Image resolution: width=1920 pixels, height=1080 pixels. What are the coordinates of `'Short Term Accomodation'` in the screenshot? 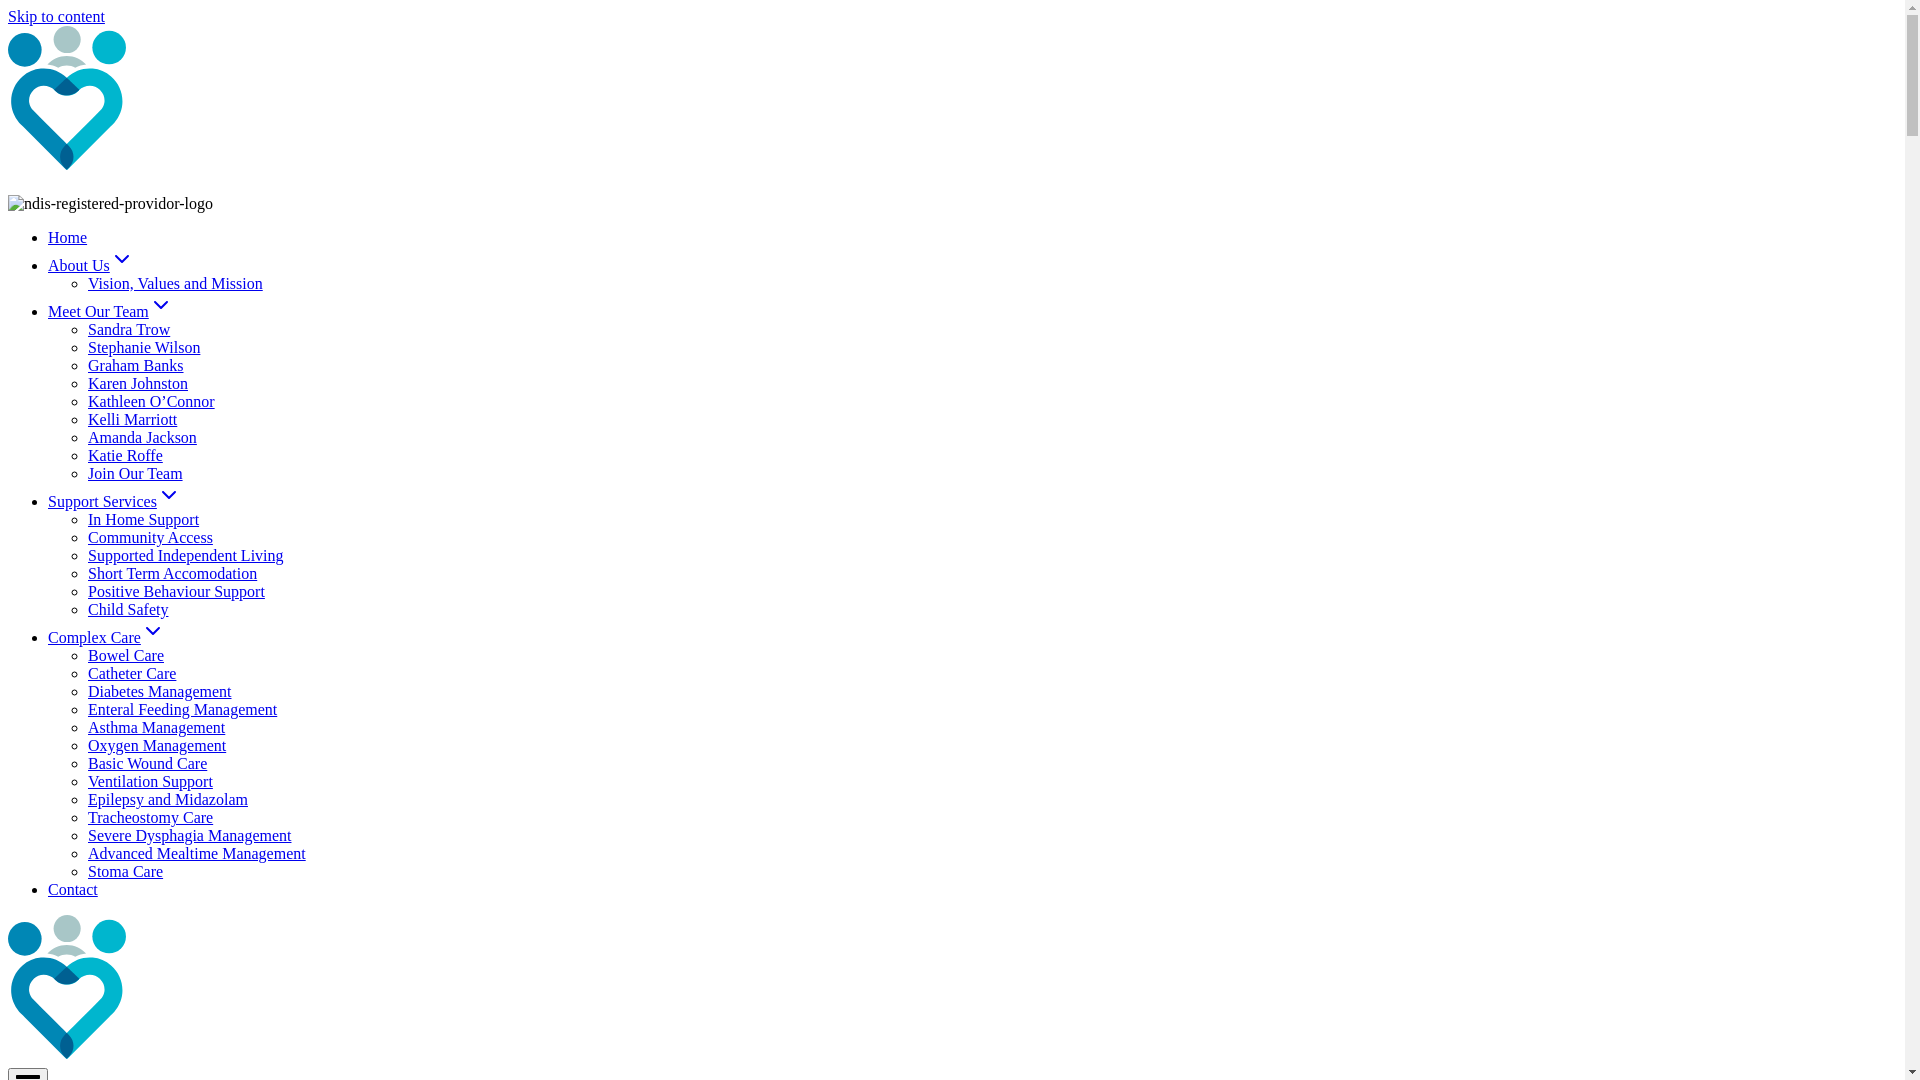 It's located at (172, 573).